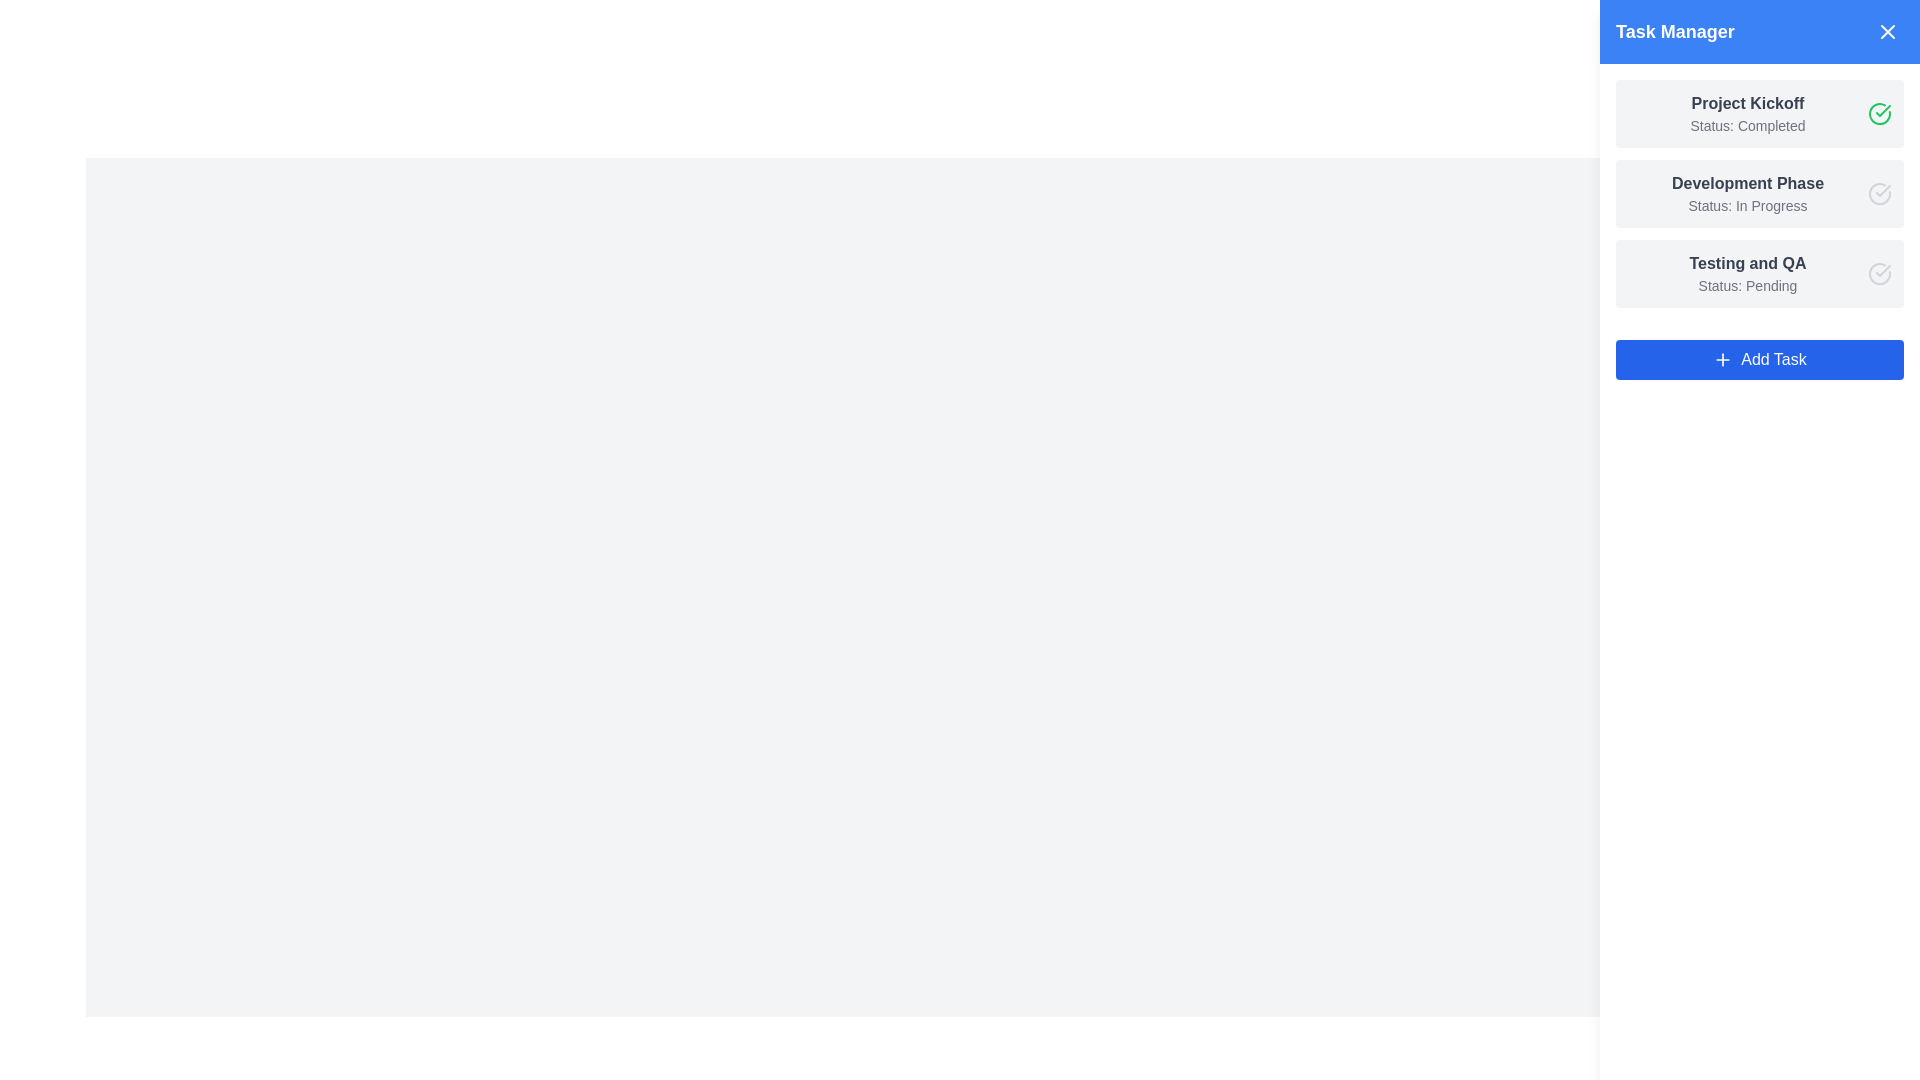 The width and height of the screenshot is (1920, 1080). What do you see at coordinates (1879, 114) in the screenshot?
I see `the style of the Status indicator icon located at the far right of the 'Project Kickoff' item in the 'Task Manager' panel, which signifies that the task has been marked as completed` at bounding box center [1879, 114].